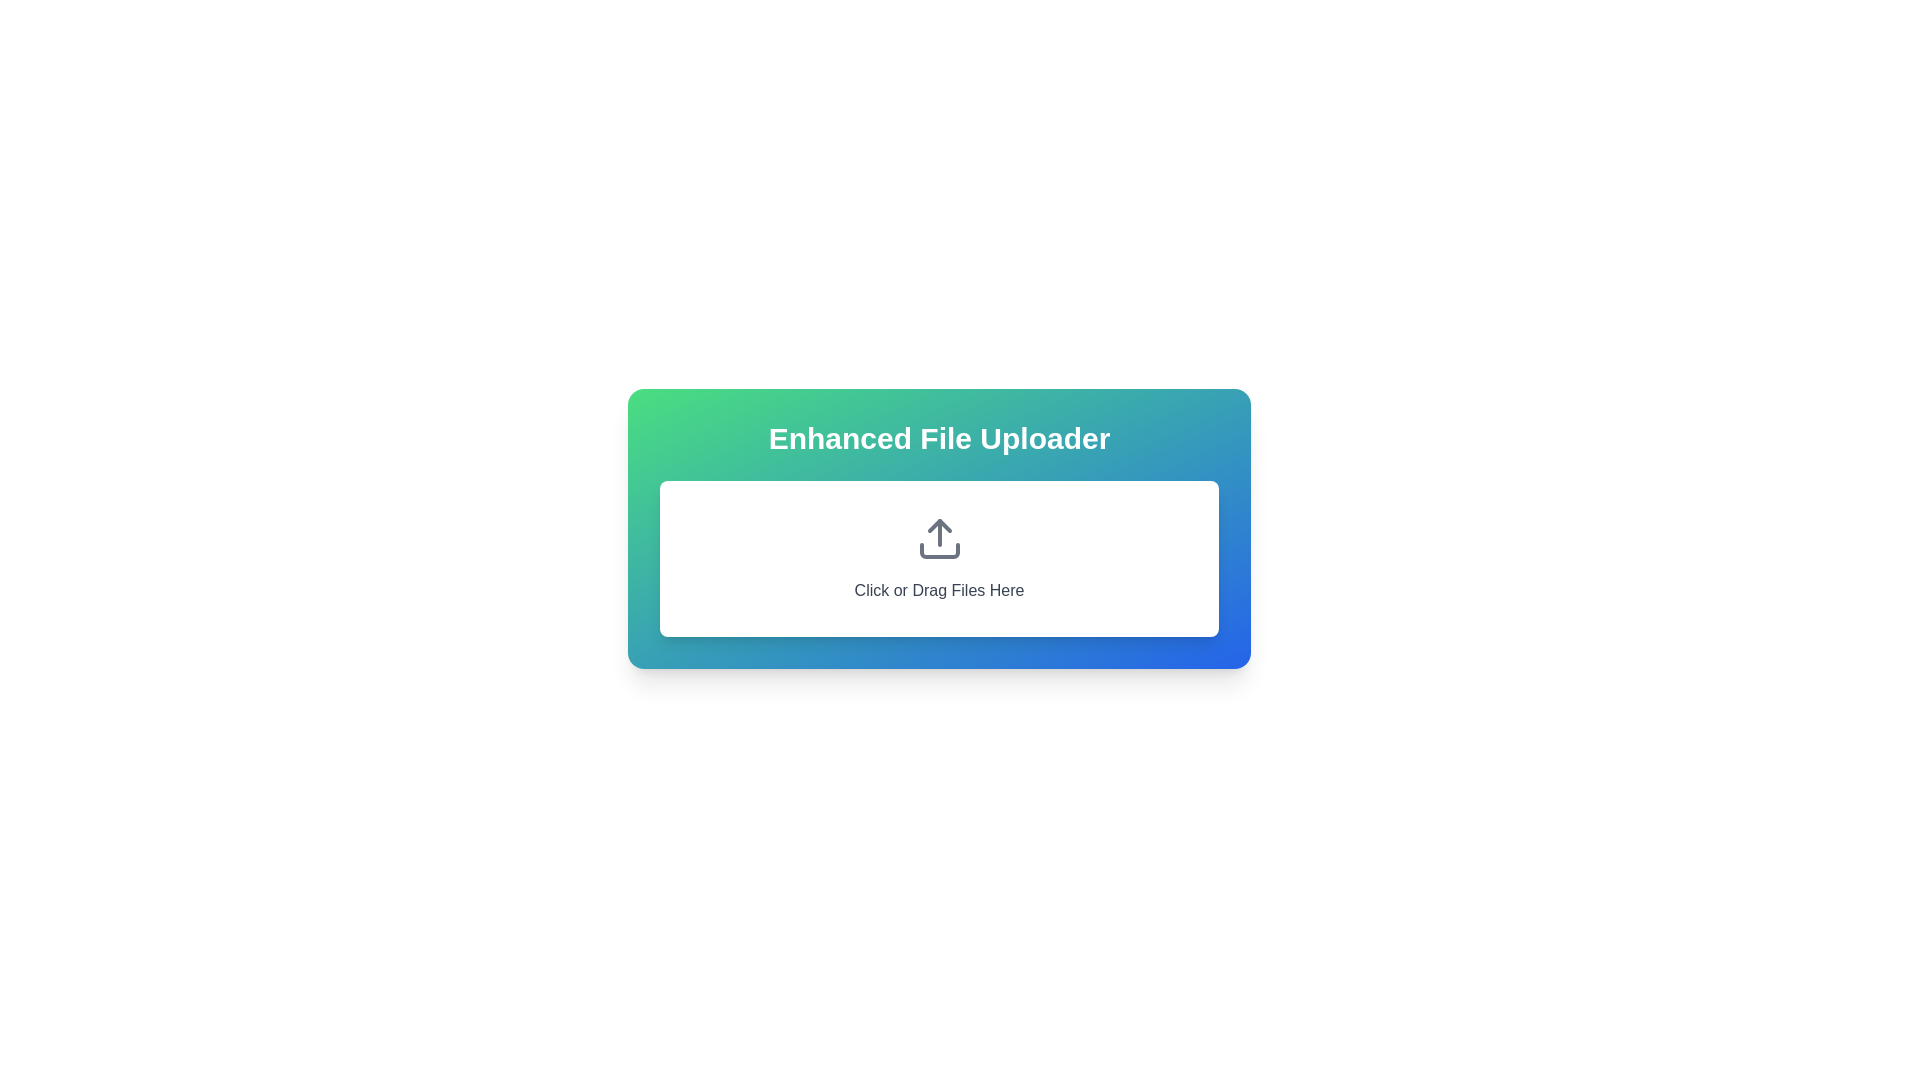  What do you see at coordinates (938, 527) in the screenshot?
I see `the 'Enhanced File Uploader' element featuring a gradient background and a dashed border box for file uploads on touch-enabled devices` at bounding box center [938, 527].